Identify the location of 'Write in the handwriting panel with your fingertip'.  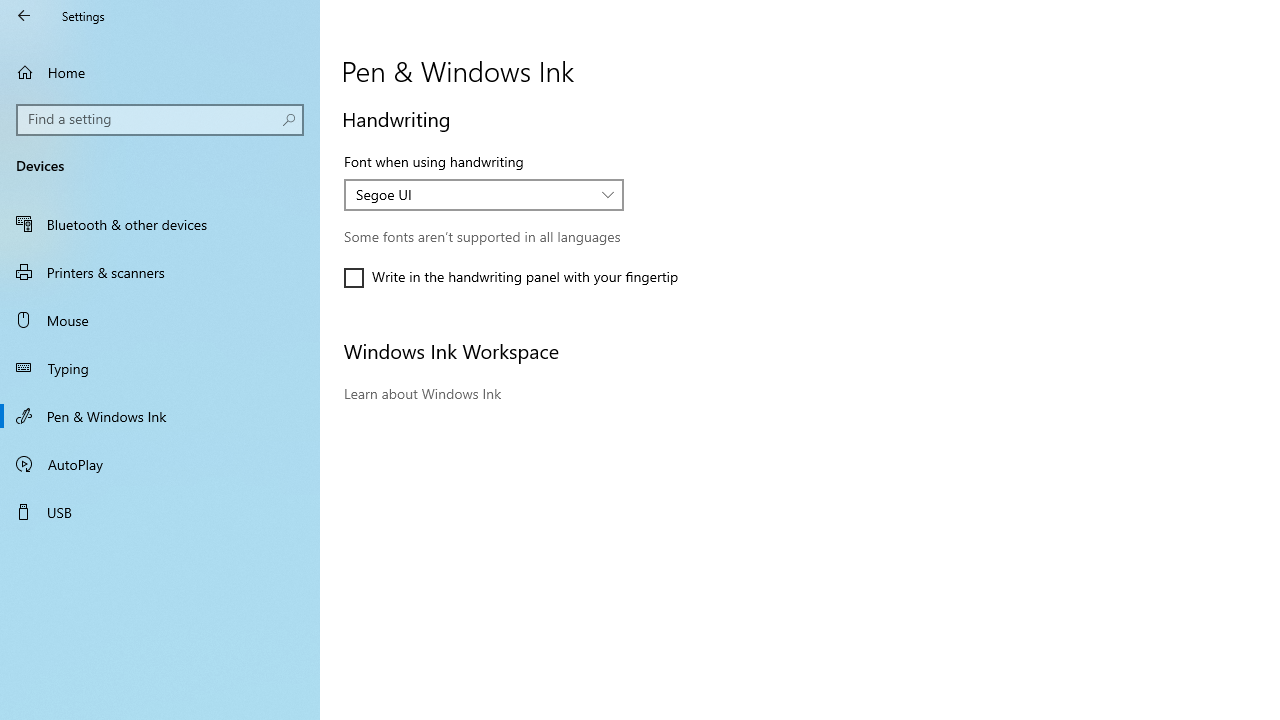
(511, 277).